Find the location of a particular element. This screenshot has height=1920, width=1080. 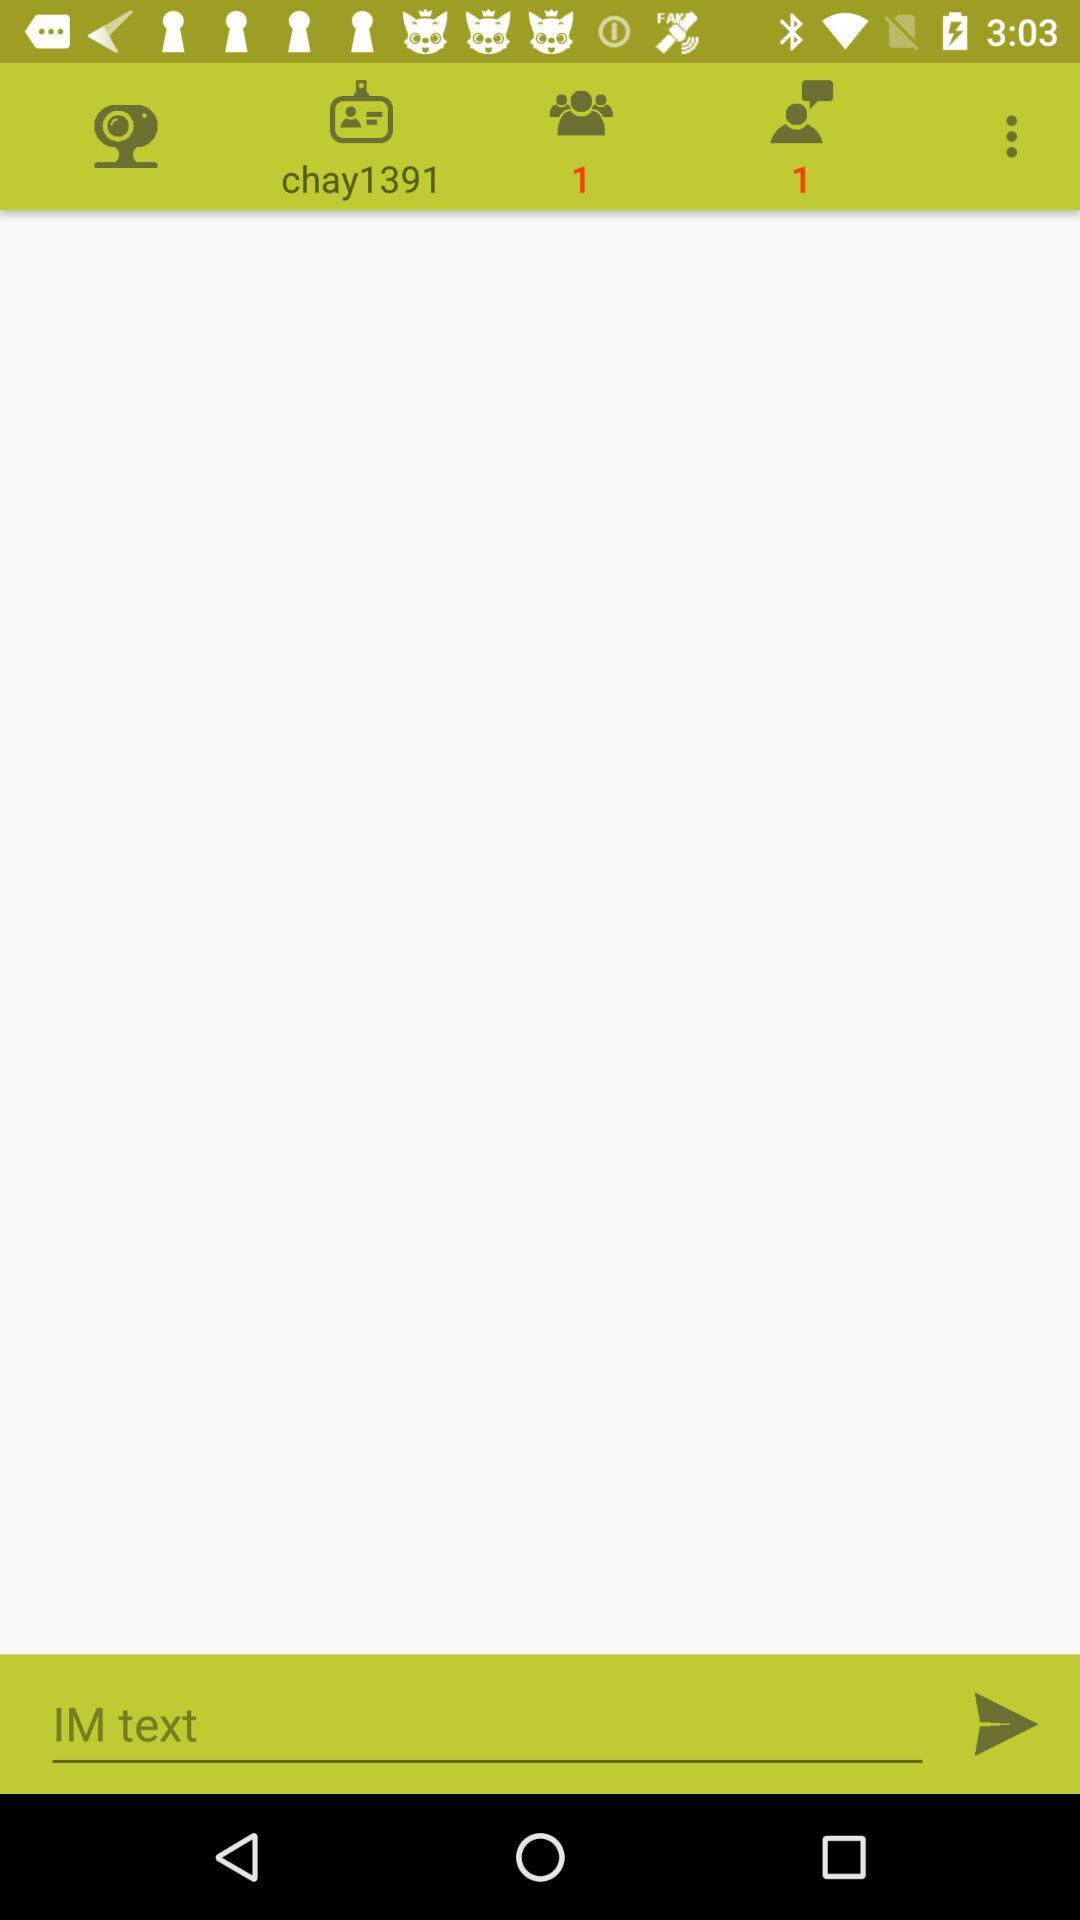

text is located at coordinates (487, 1723).